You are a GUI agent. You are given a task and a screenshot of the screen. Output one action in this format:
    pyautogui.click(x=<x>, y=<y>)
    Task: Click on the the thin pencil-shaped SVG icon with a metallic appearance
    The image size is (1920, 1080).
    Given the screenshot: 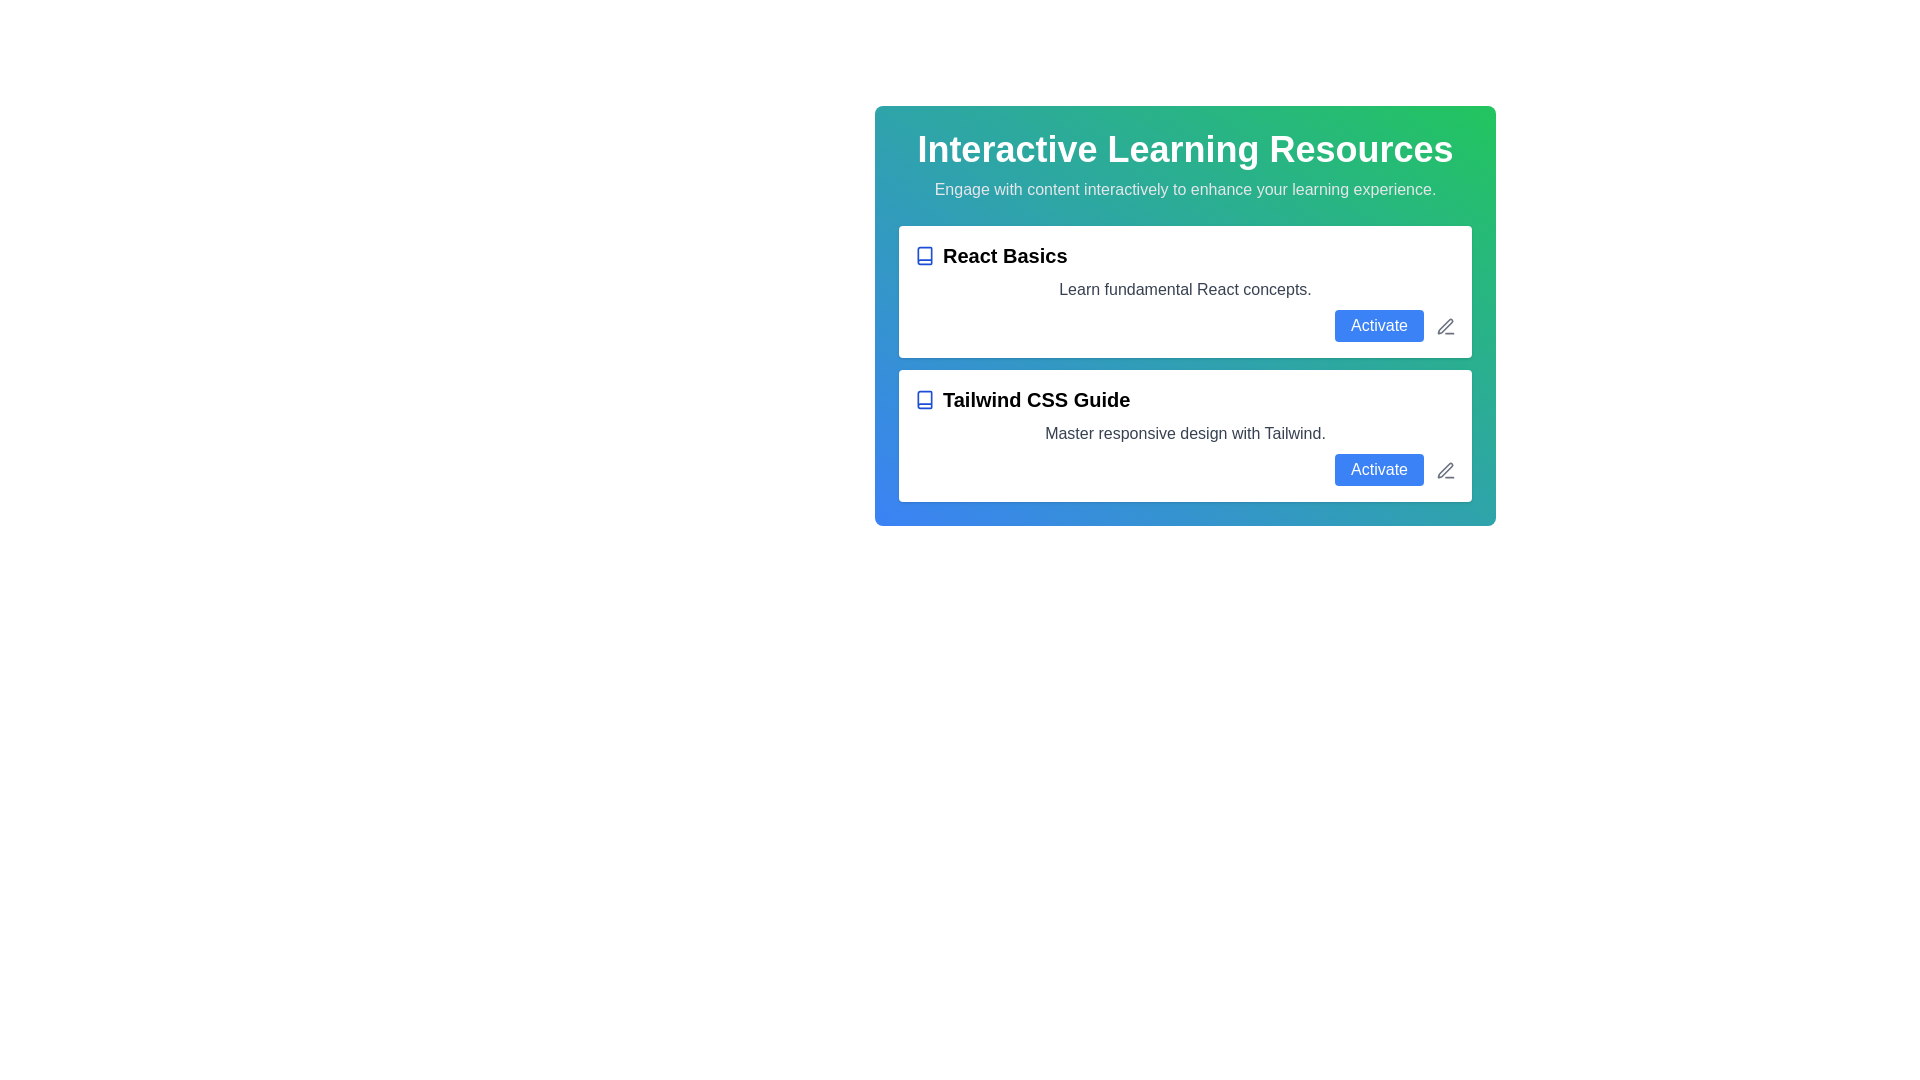 What is the action you would take?
    pyautogui.click(x=1445, y=325)
    